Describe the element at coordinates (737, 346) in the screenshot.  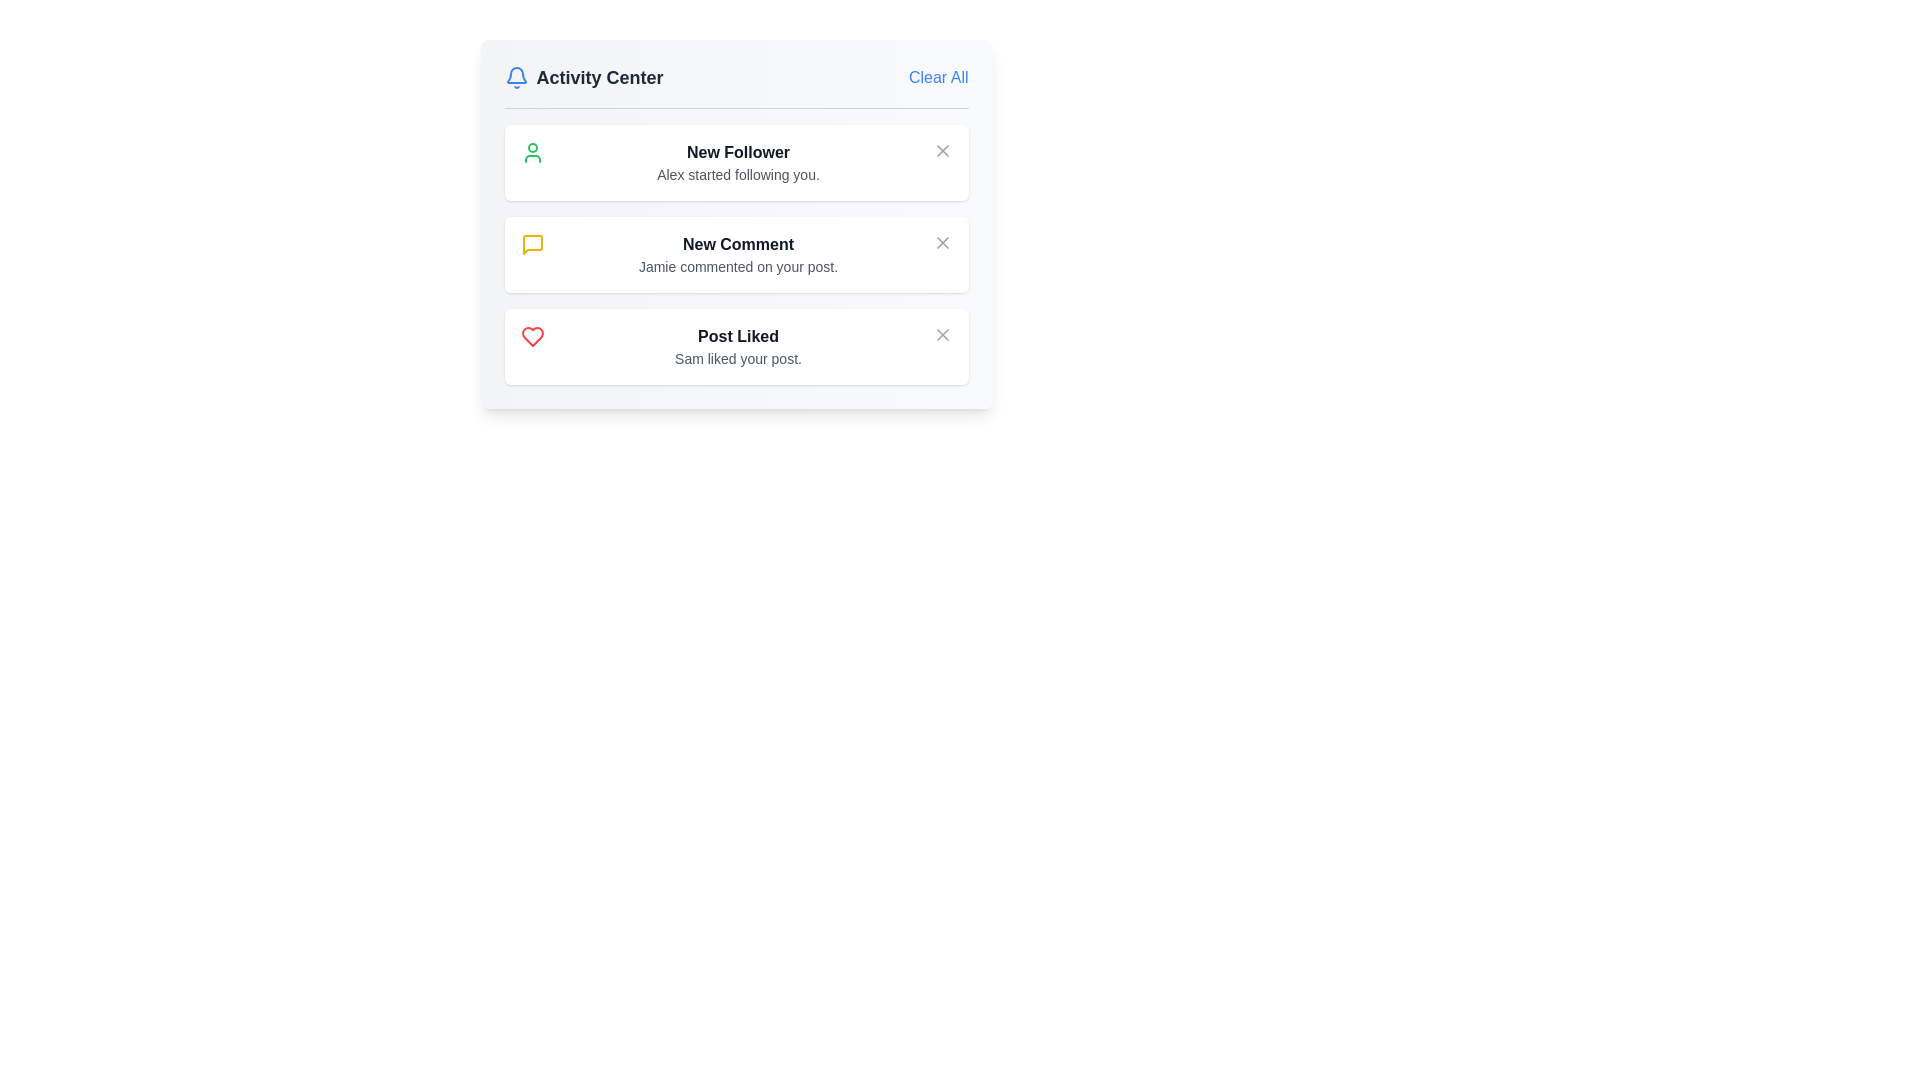
I see `notification text informing the user that 'Sam' liked a post, located within the notification card in the 'Activity Center' section, positioned between 'New Comment' and a blank area` at that location.